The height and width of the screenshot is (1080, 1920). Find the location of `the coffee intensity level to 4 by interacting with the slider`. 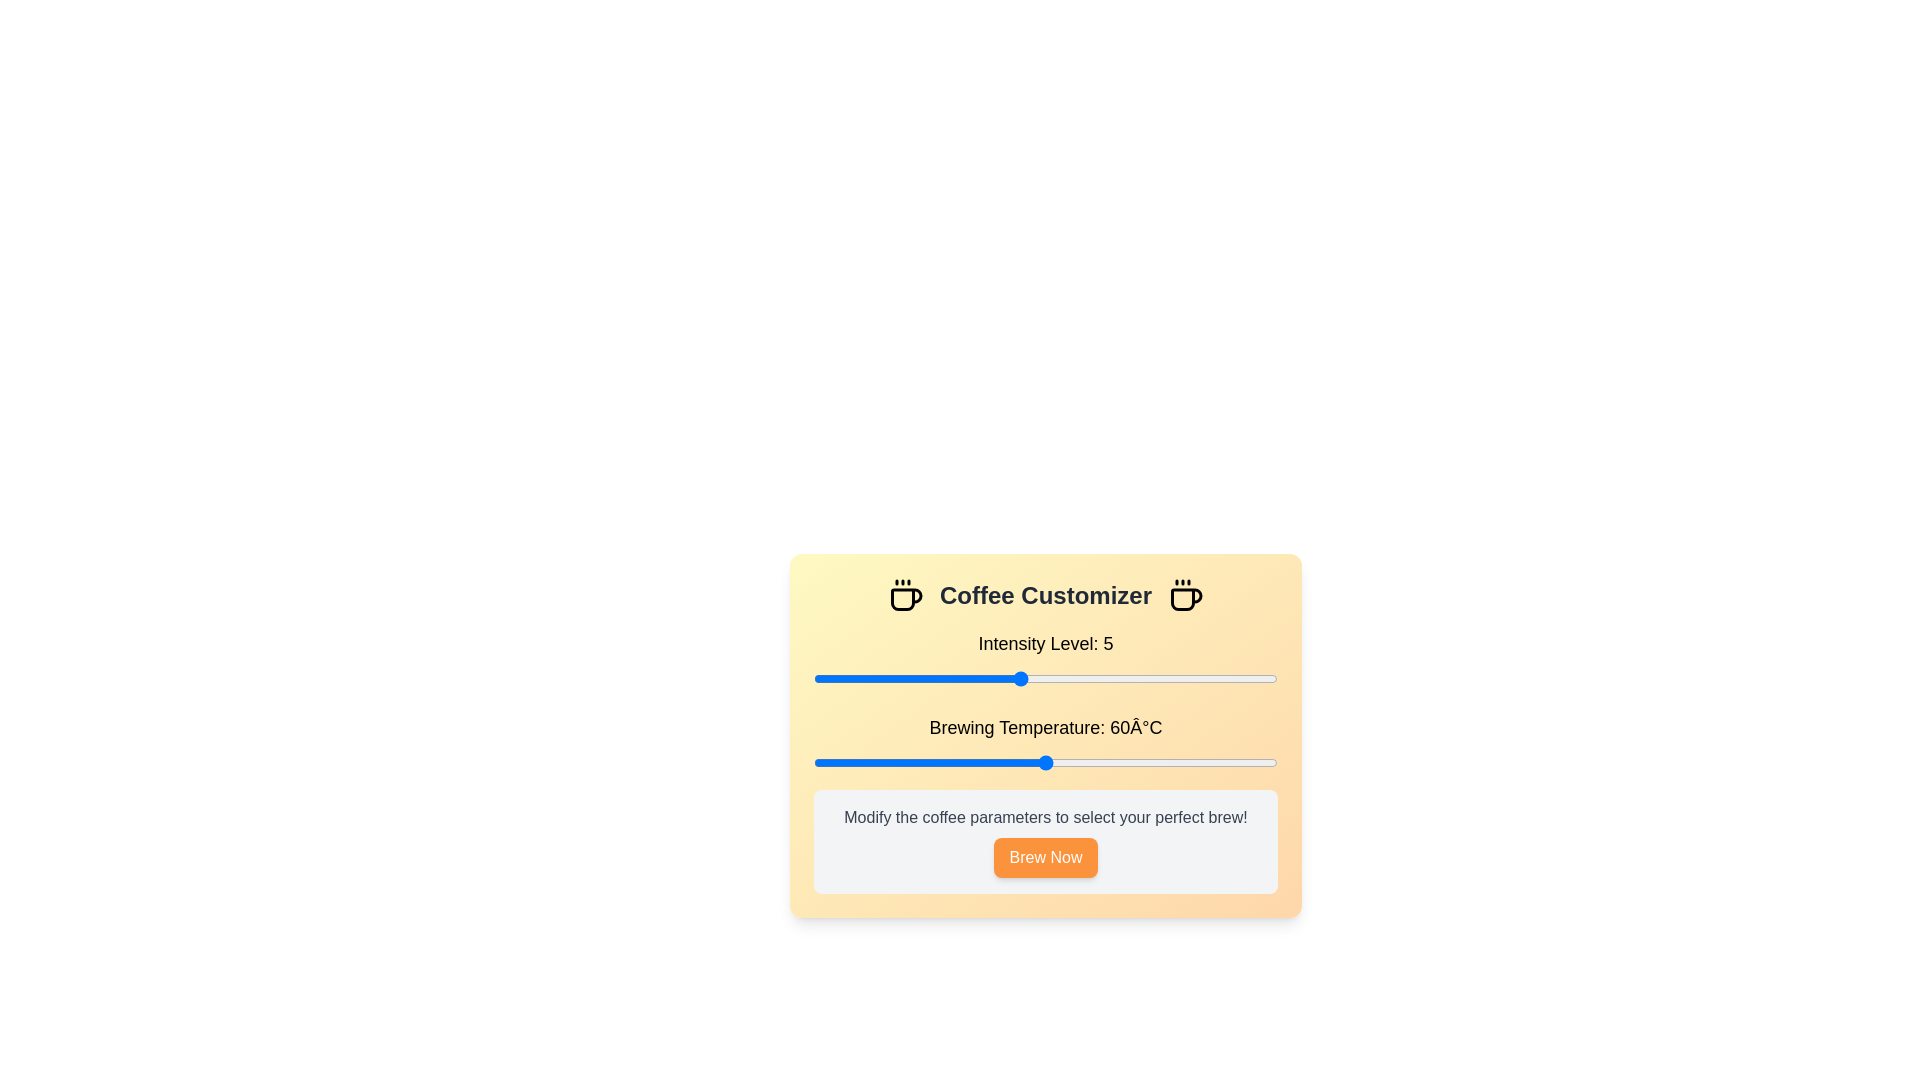

the coffee intensity level to 4 by interacting with the slider is located at coordinates (968, 677).